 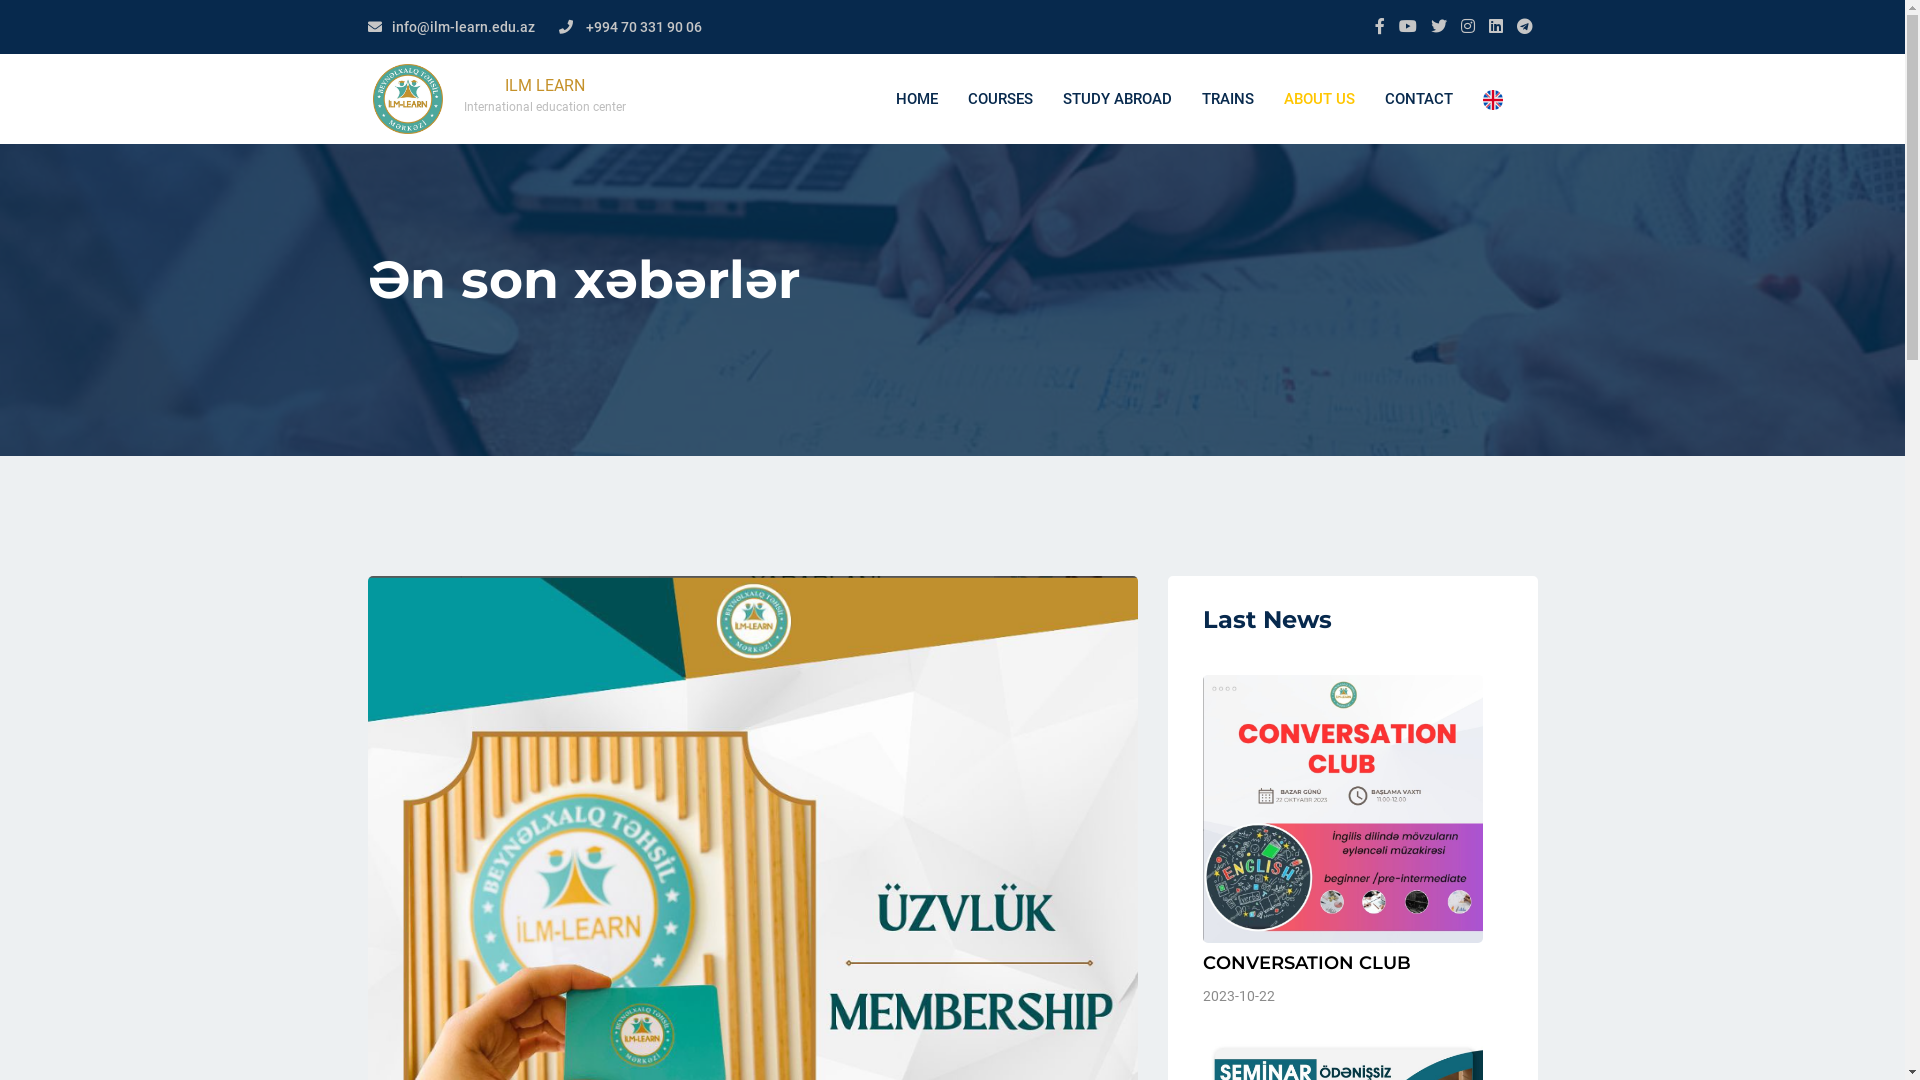 What do you see at coordinates (643, 27) in the screenshot?
I see `'+994 70 331 90 06'` at bounding box center [643, 27].